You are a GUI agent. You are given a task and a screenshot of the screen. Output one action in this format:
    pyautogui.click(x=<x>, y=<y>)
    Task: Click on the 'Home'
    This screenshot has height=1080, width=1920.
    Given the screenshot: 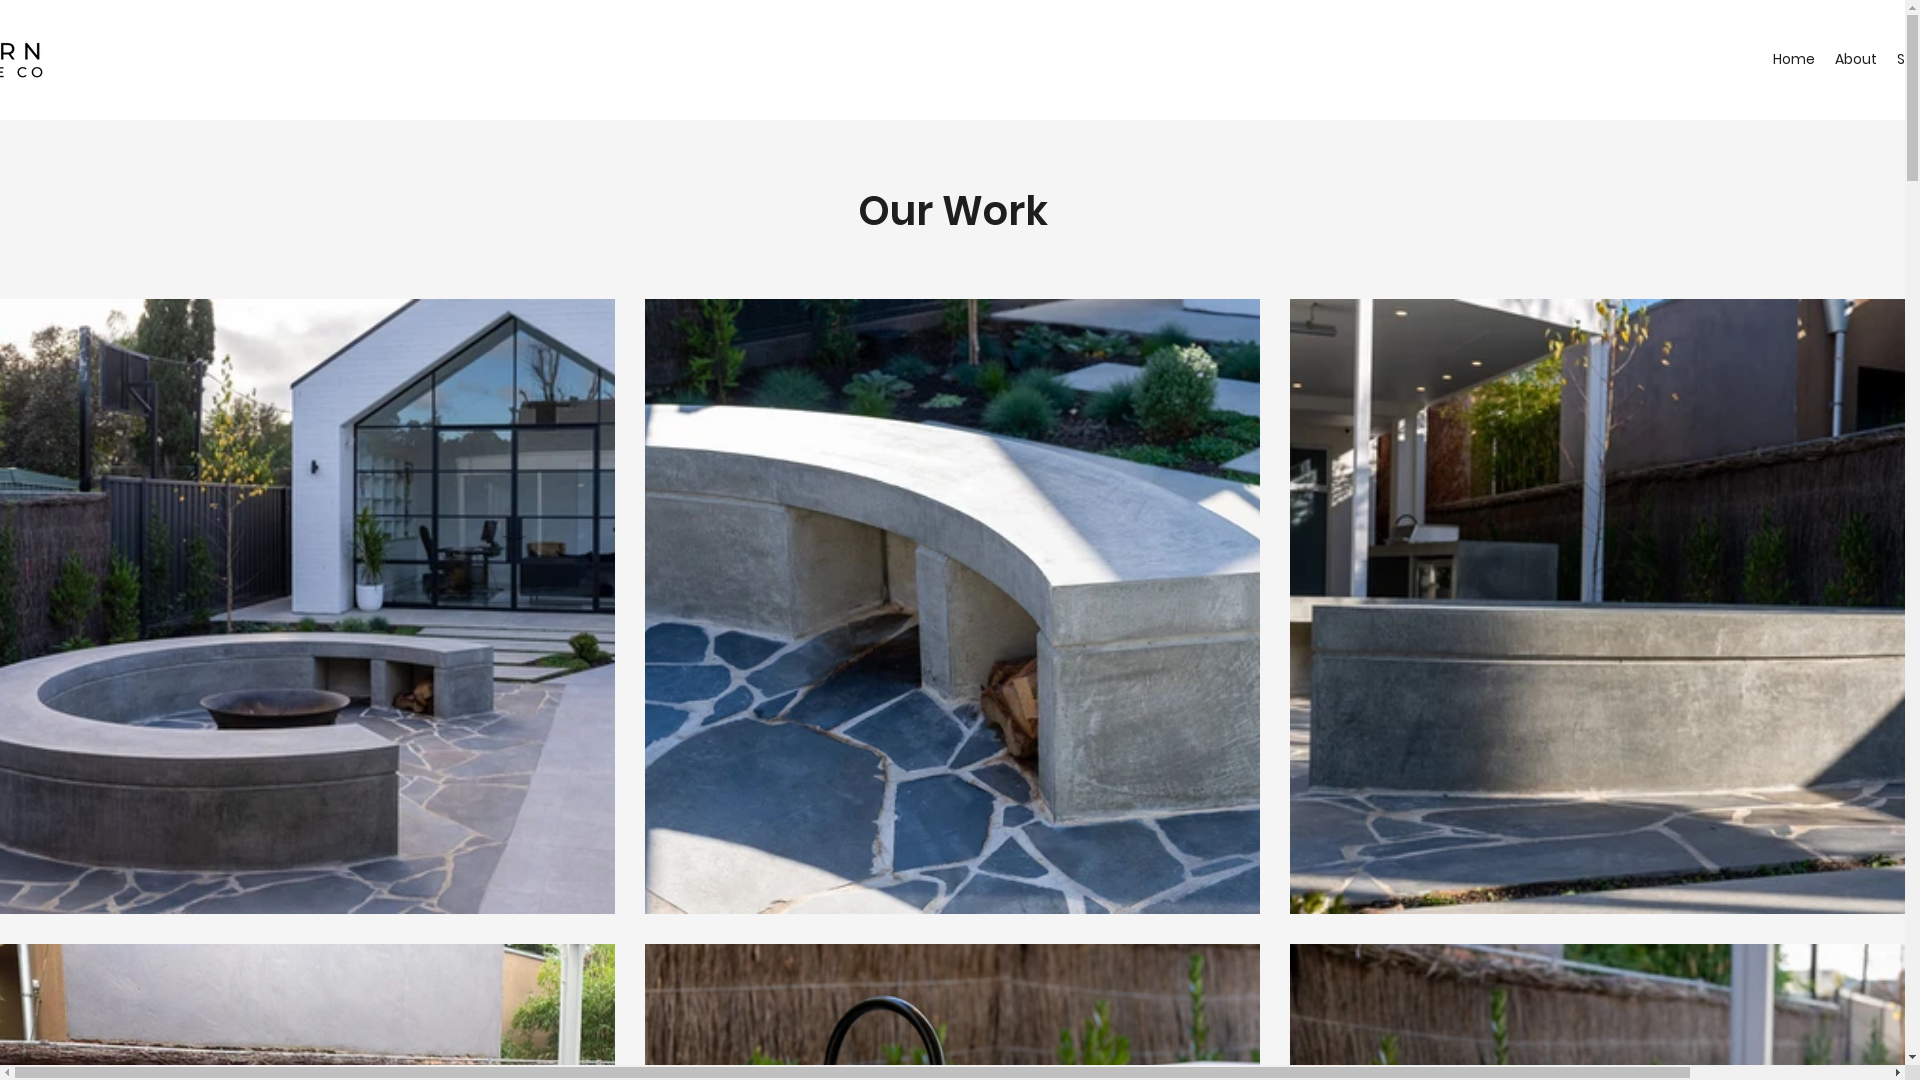 What is the action you would take?
    pyautogui.click(x=1793, y=58)
    